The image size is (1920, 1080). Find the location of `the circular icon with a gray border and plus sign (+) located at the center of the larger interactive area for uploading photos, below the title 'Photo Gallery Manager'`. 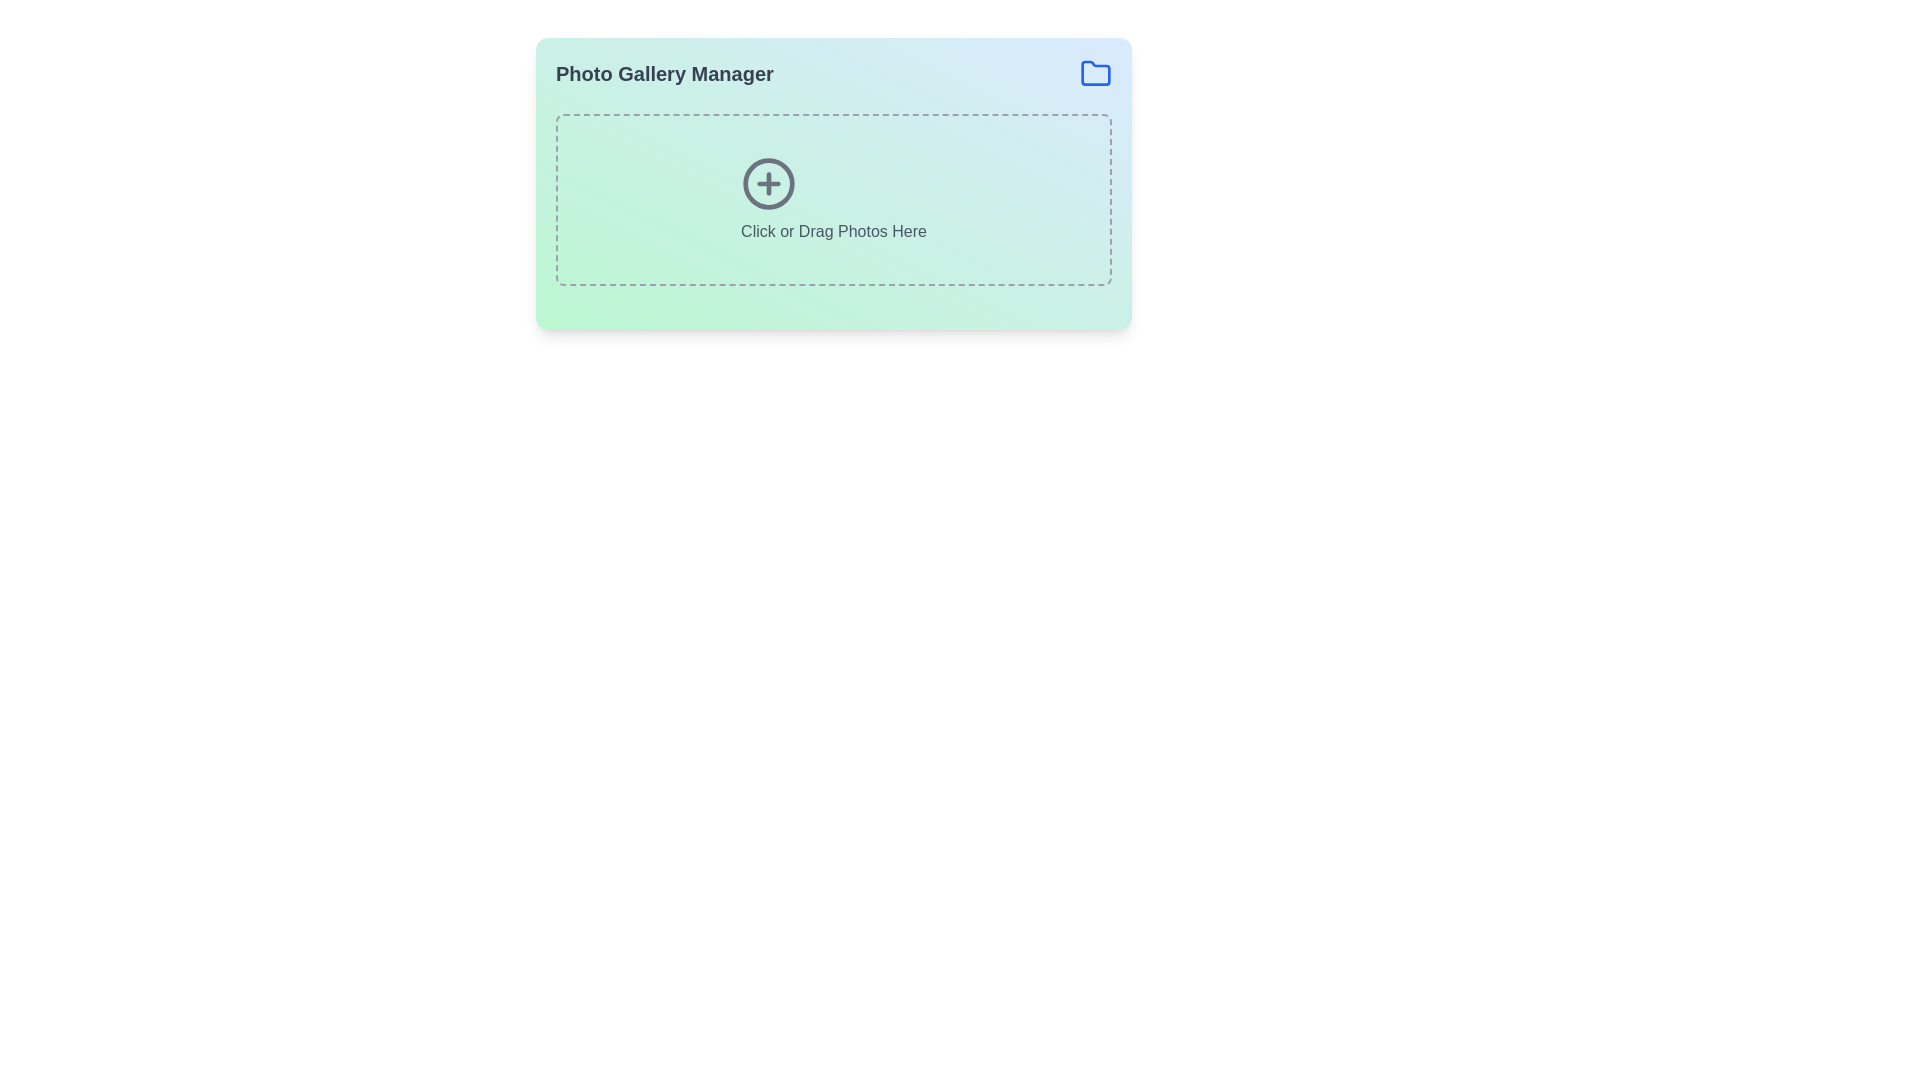

the circular icon with a gray border and plus sign (+) located at the center of the larger interactive area for uploading photos, below the title 'Photo Gallery Manager' is located at coordinates (768, 184).